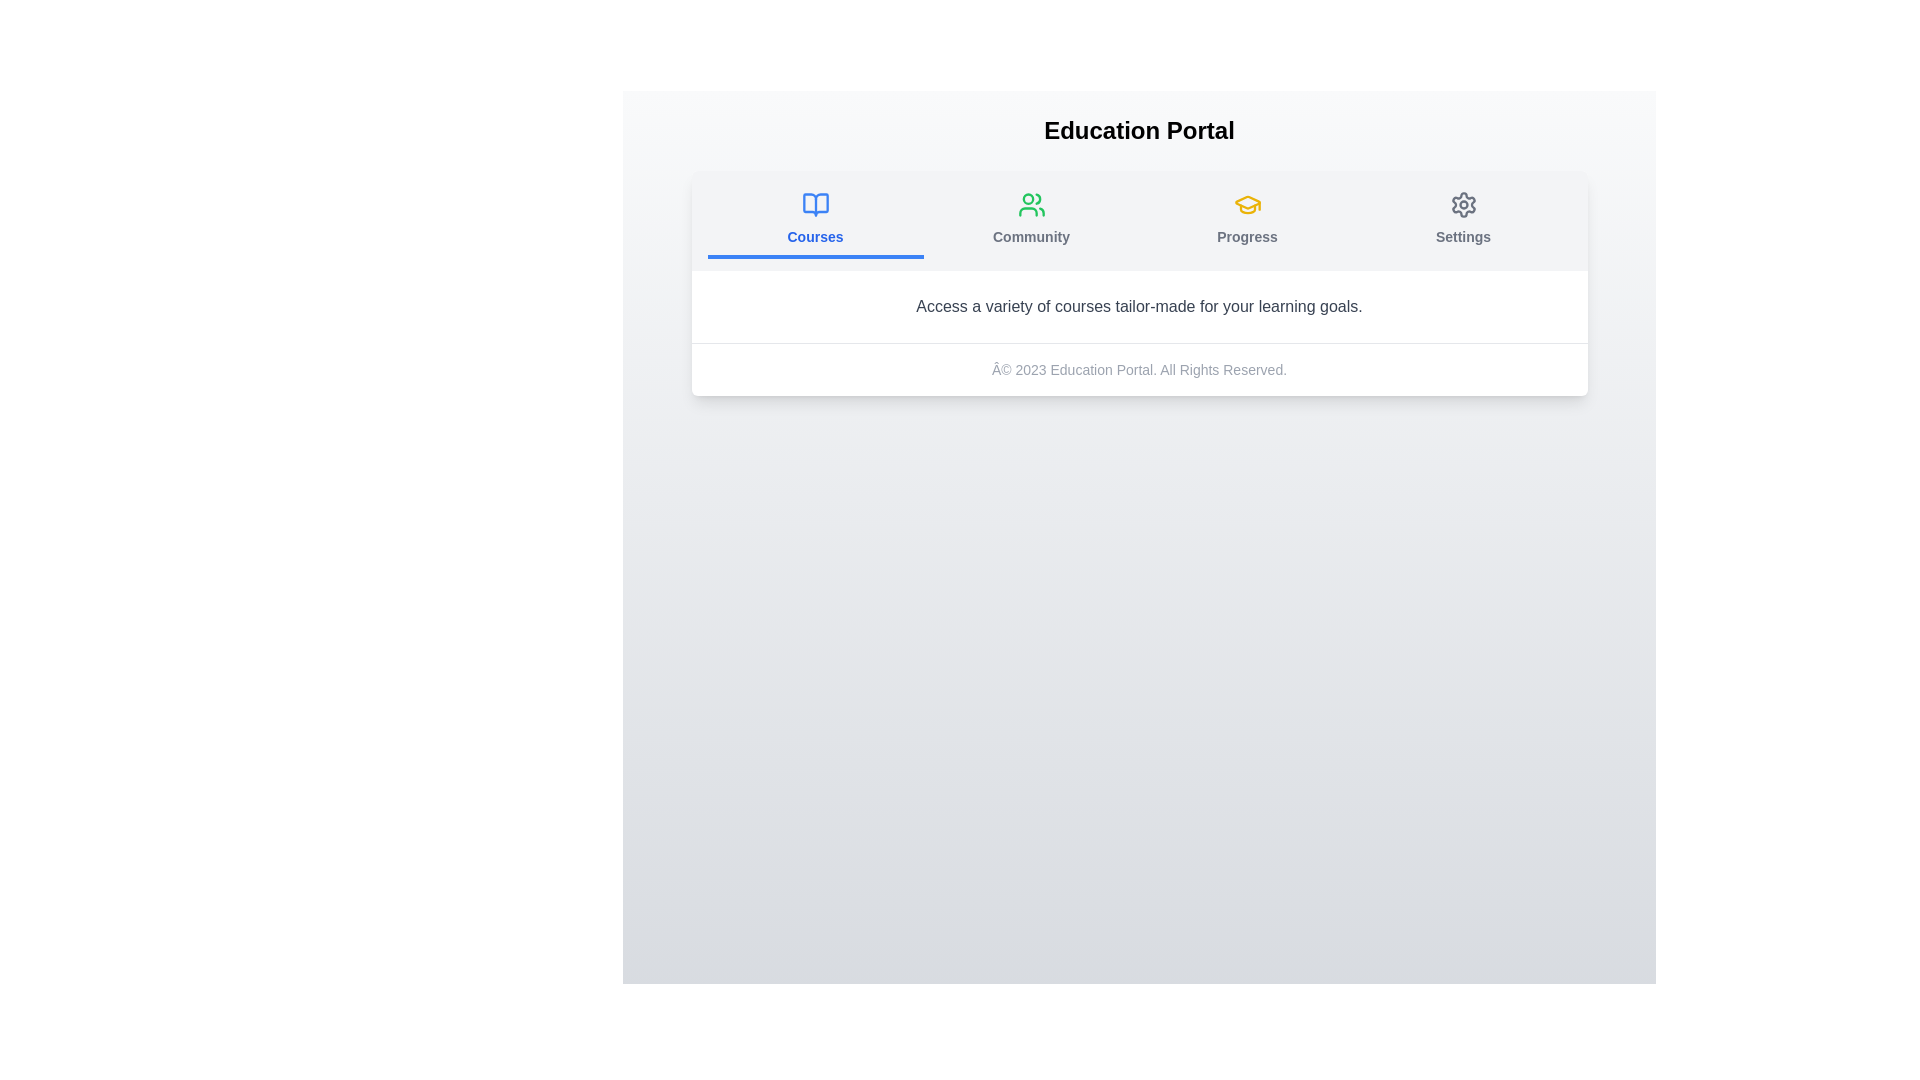  What do you see at coordinates (1463, 235) in the screenshot?
I see `the 'Settings' text label, which is a small gray sans-serif label positioned beneath a gear icon in the navigation bar` at bounding box center [1463, 235].